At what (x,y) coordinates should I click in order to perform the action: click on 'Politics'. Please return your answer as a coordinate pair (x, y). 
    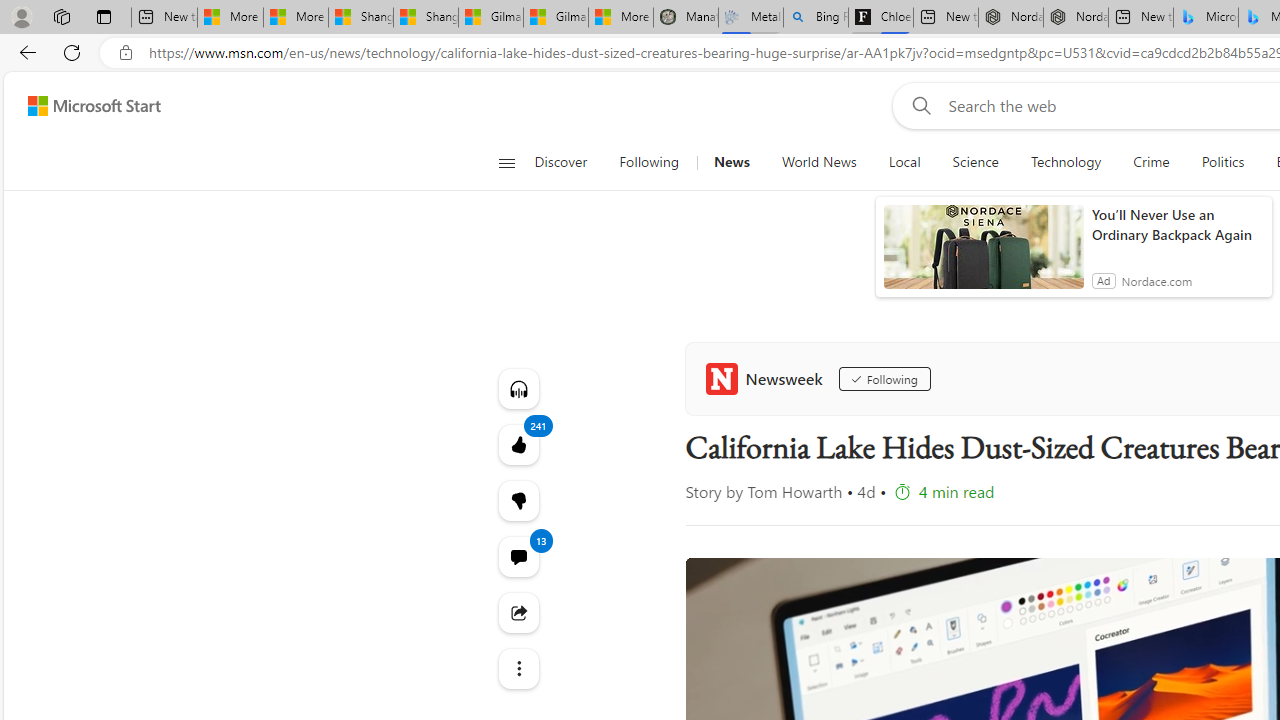
    Looking at the image, I should click on (1222, 162).